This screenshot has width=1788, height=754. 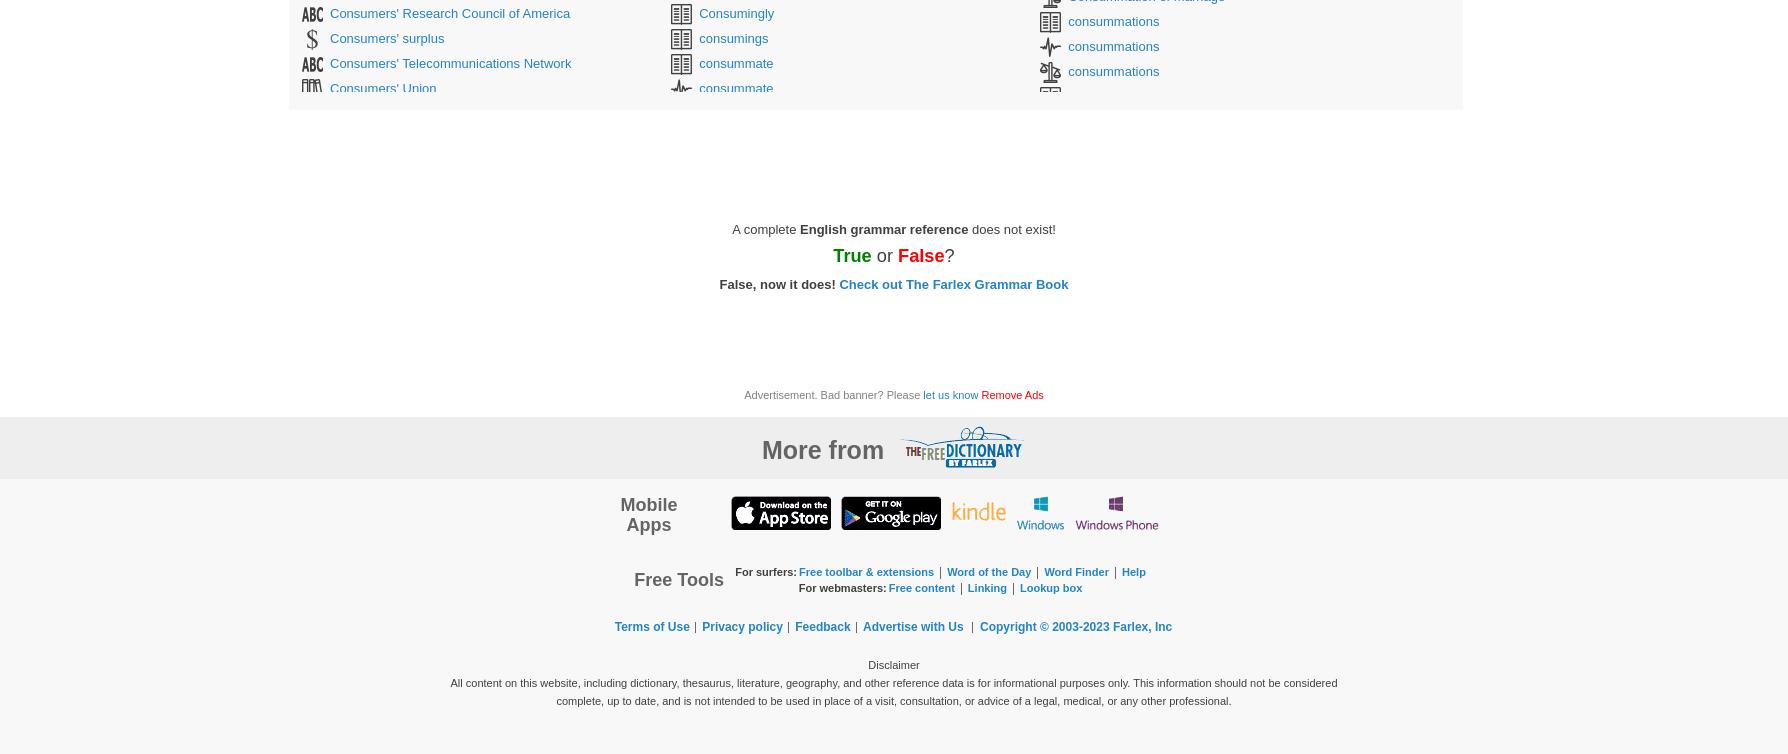 I want to click on 'More from', so click(x=821, y=449).